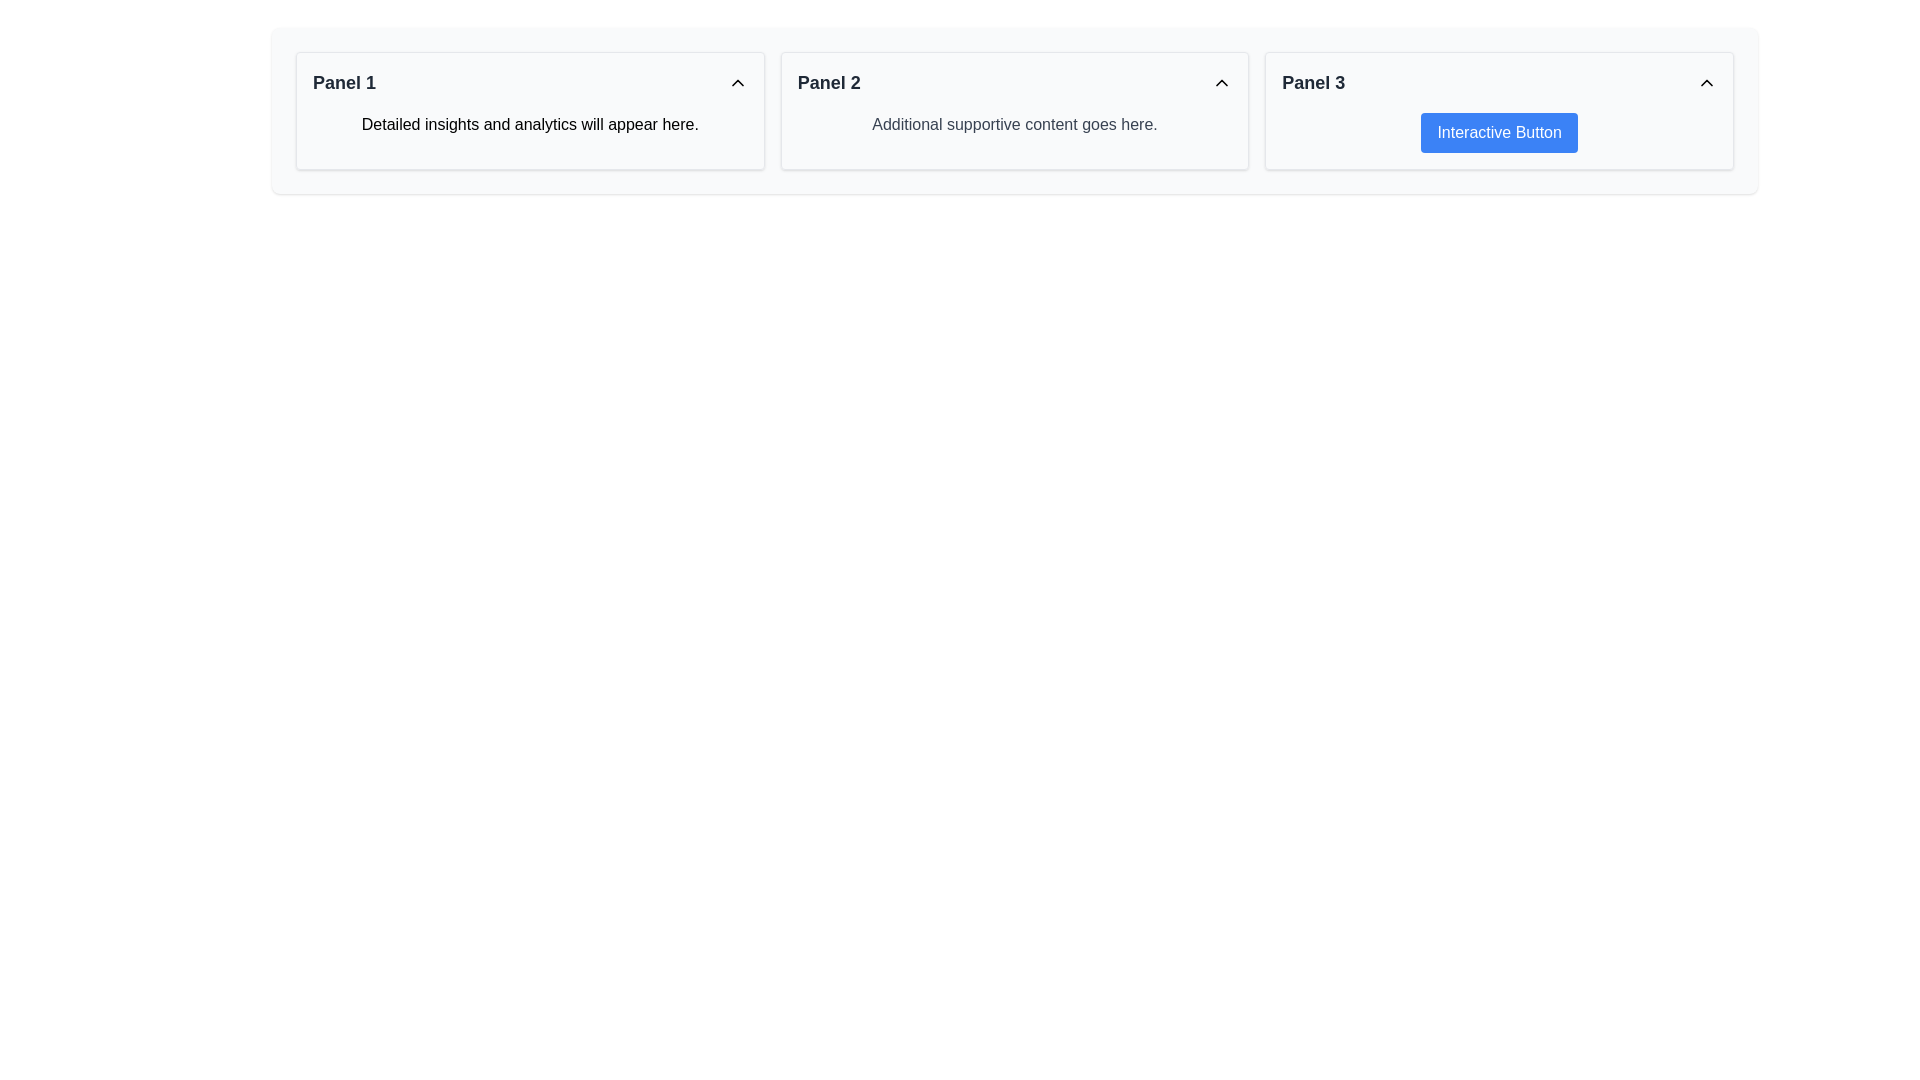  Describe the element at coordinates (530, 124) in the screenshot. I see `the static text element containing the sentence 'Detailed insights and analytics will appear here.' located in the lower portion of 'Panel 1.'` at that location.